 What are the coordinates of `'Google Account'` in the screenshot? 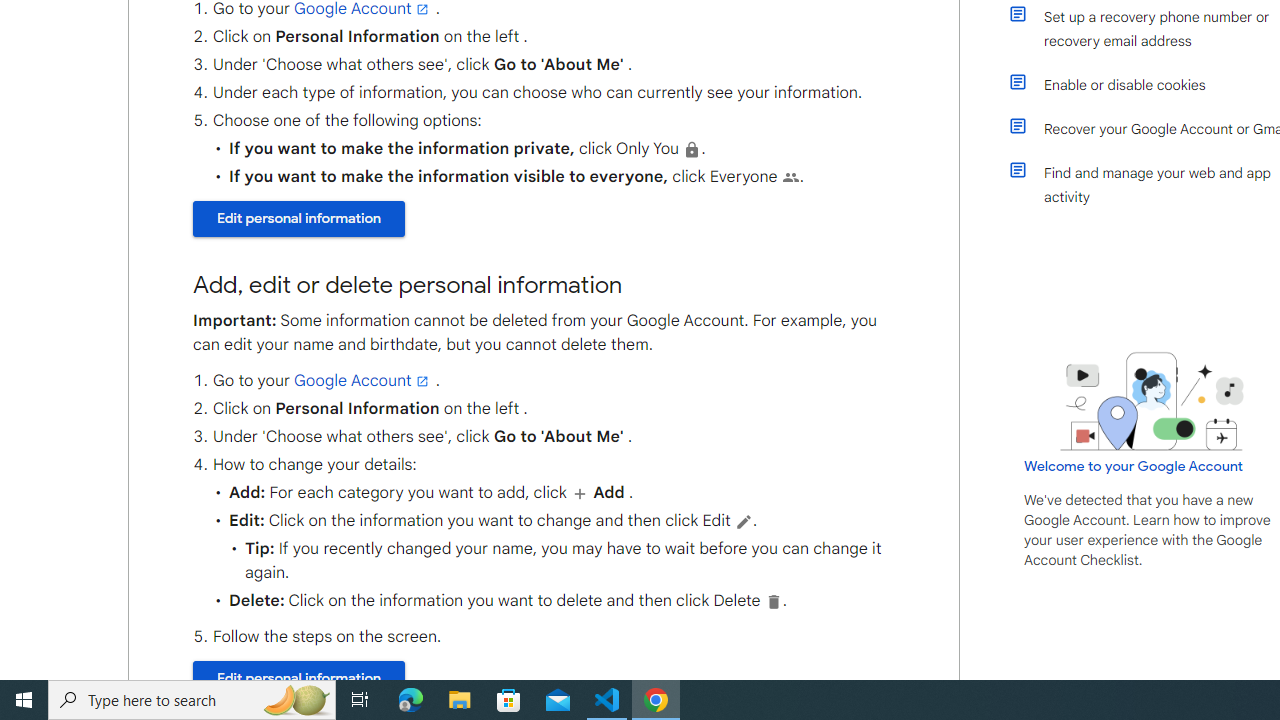 It's located at (363, 380).